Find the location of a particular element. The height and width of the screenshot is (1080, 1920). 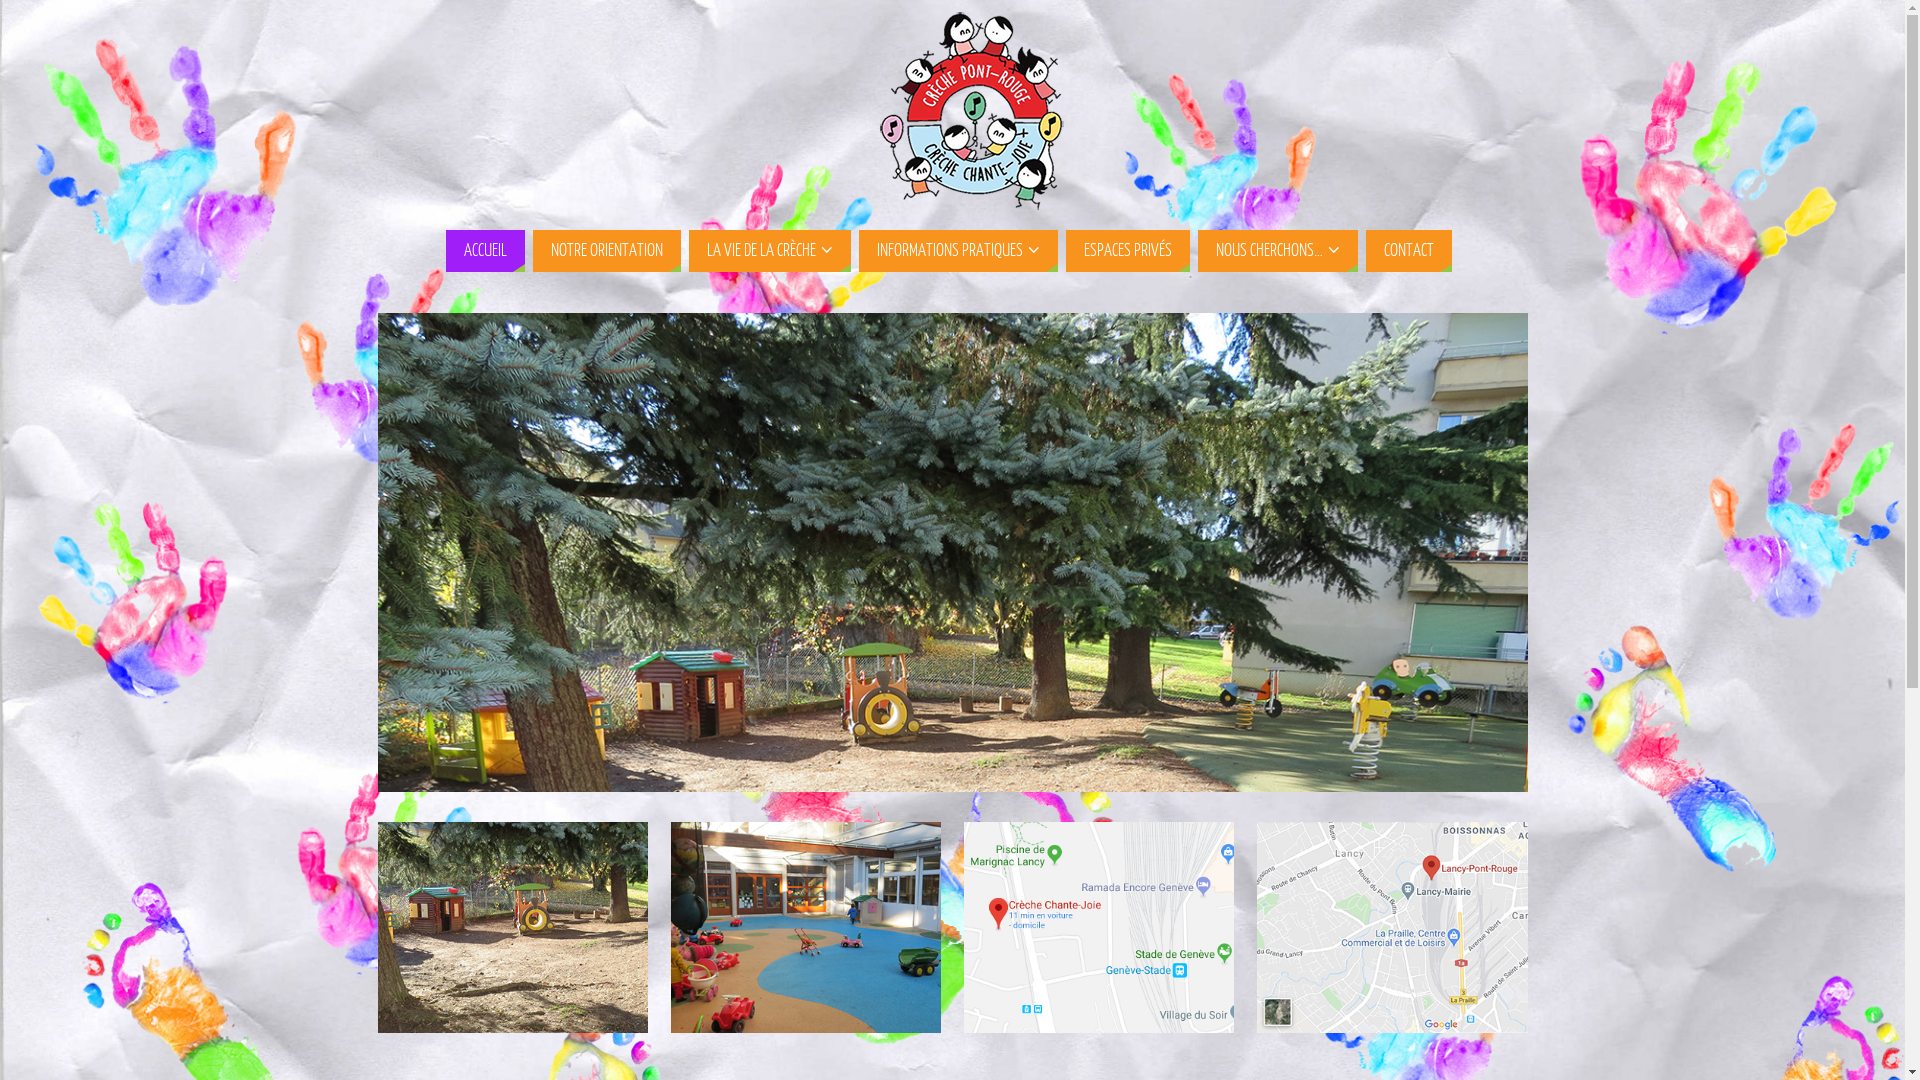

'Contact Pont-Rouge' is located at coordinates (1256, 927).